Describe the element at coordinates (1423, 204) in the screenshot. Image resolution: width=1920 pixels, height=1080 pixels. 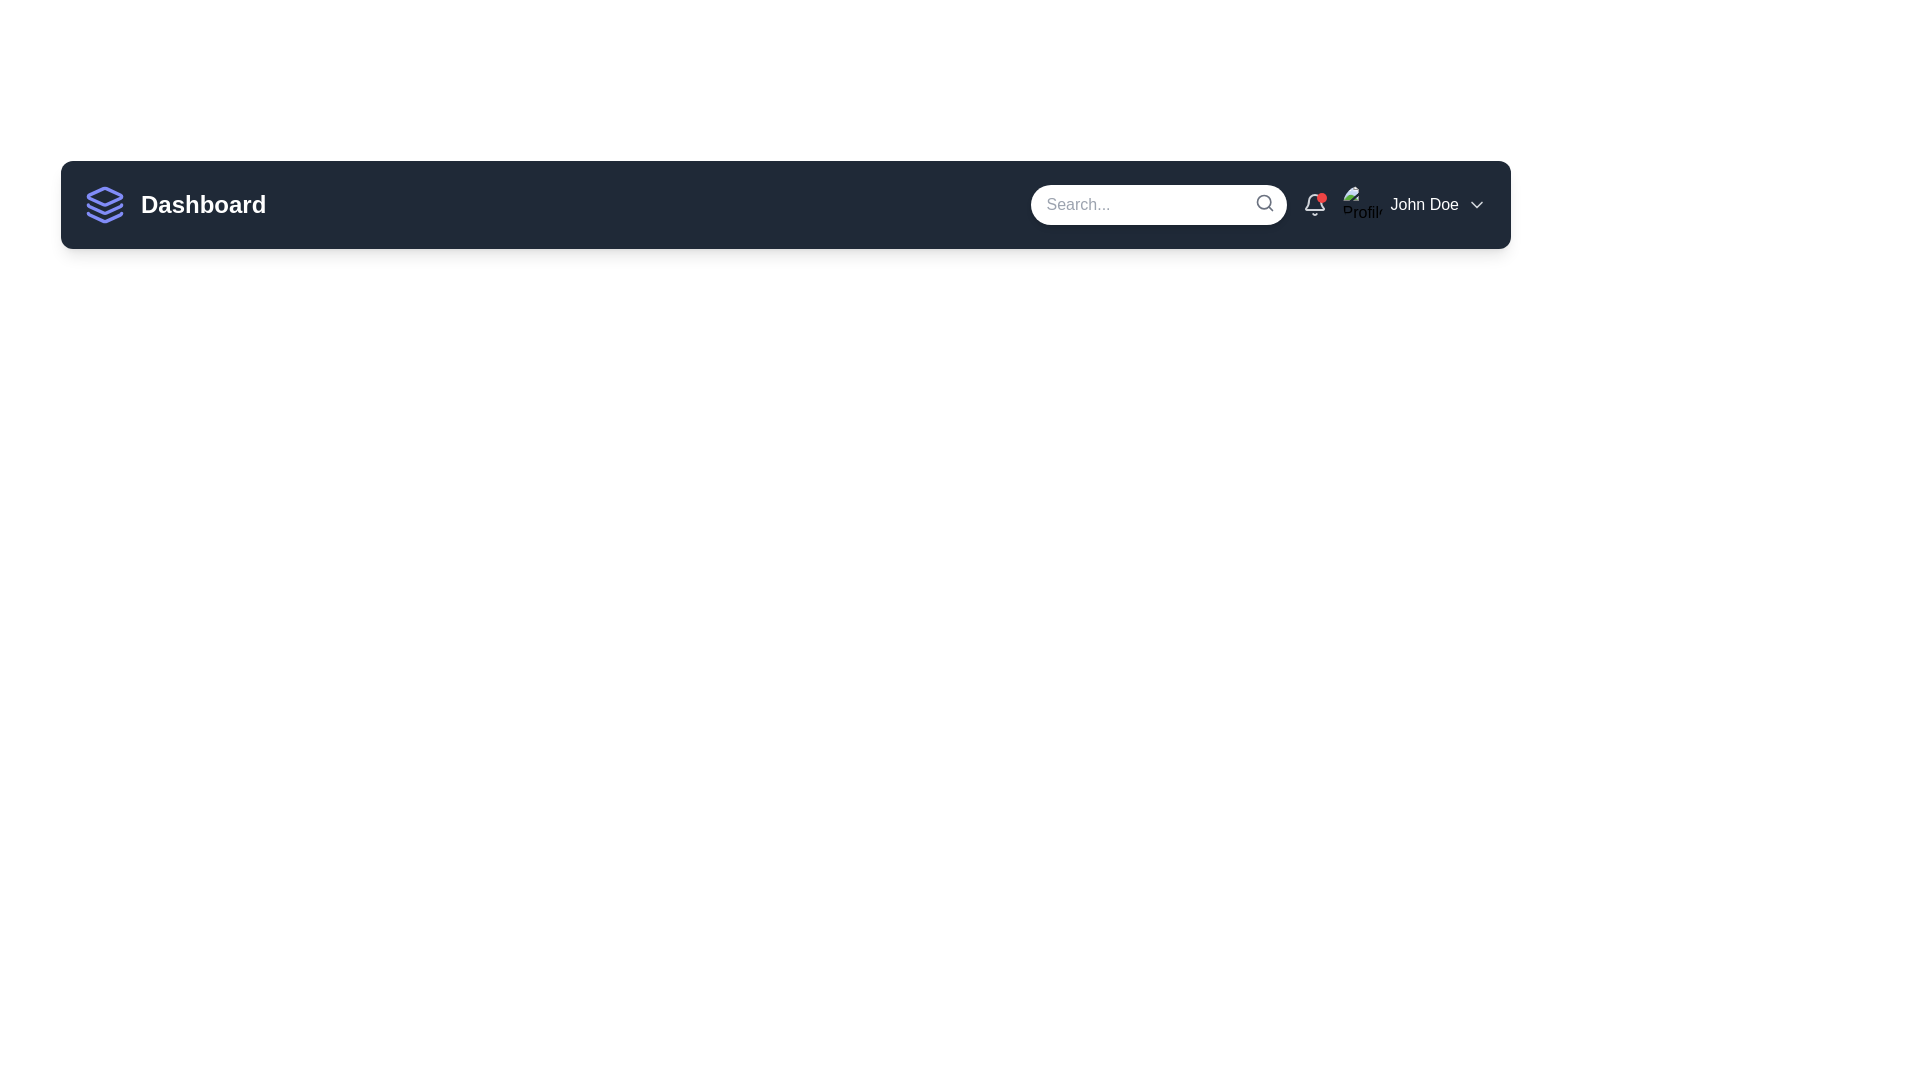
I see `the text label displaying the name 'John Doe', which is located in the top-right corner of the dark navigation bar, positioned between a profile picture and a downward-facing chevron icon` at that location.